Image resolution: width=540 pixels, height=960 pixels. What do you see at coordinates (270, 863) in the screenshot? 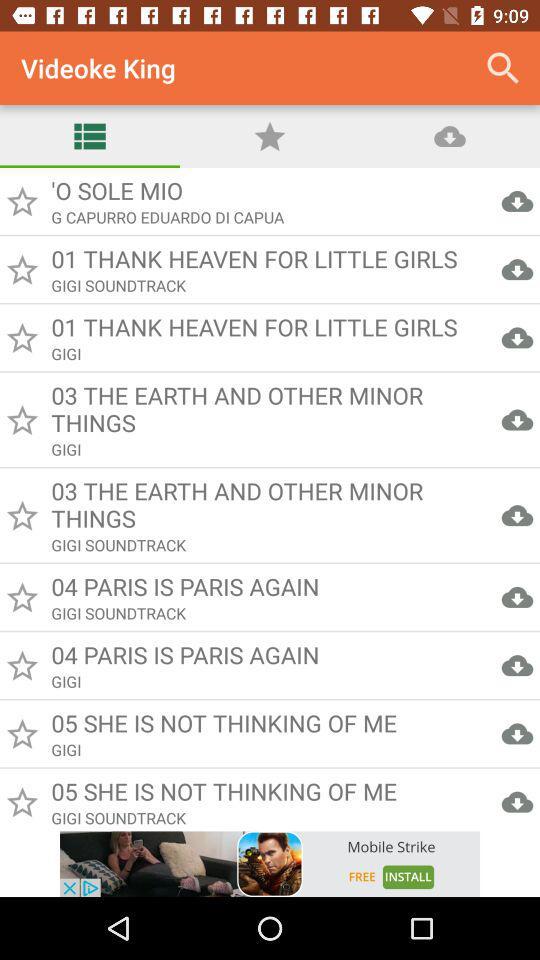
I see `advertisement link` at bounding box center [270, 863].